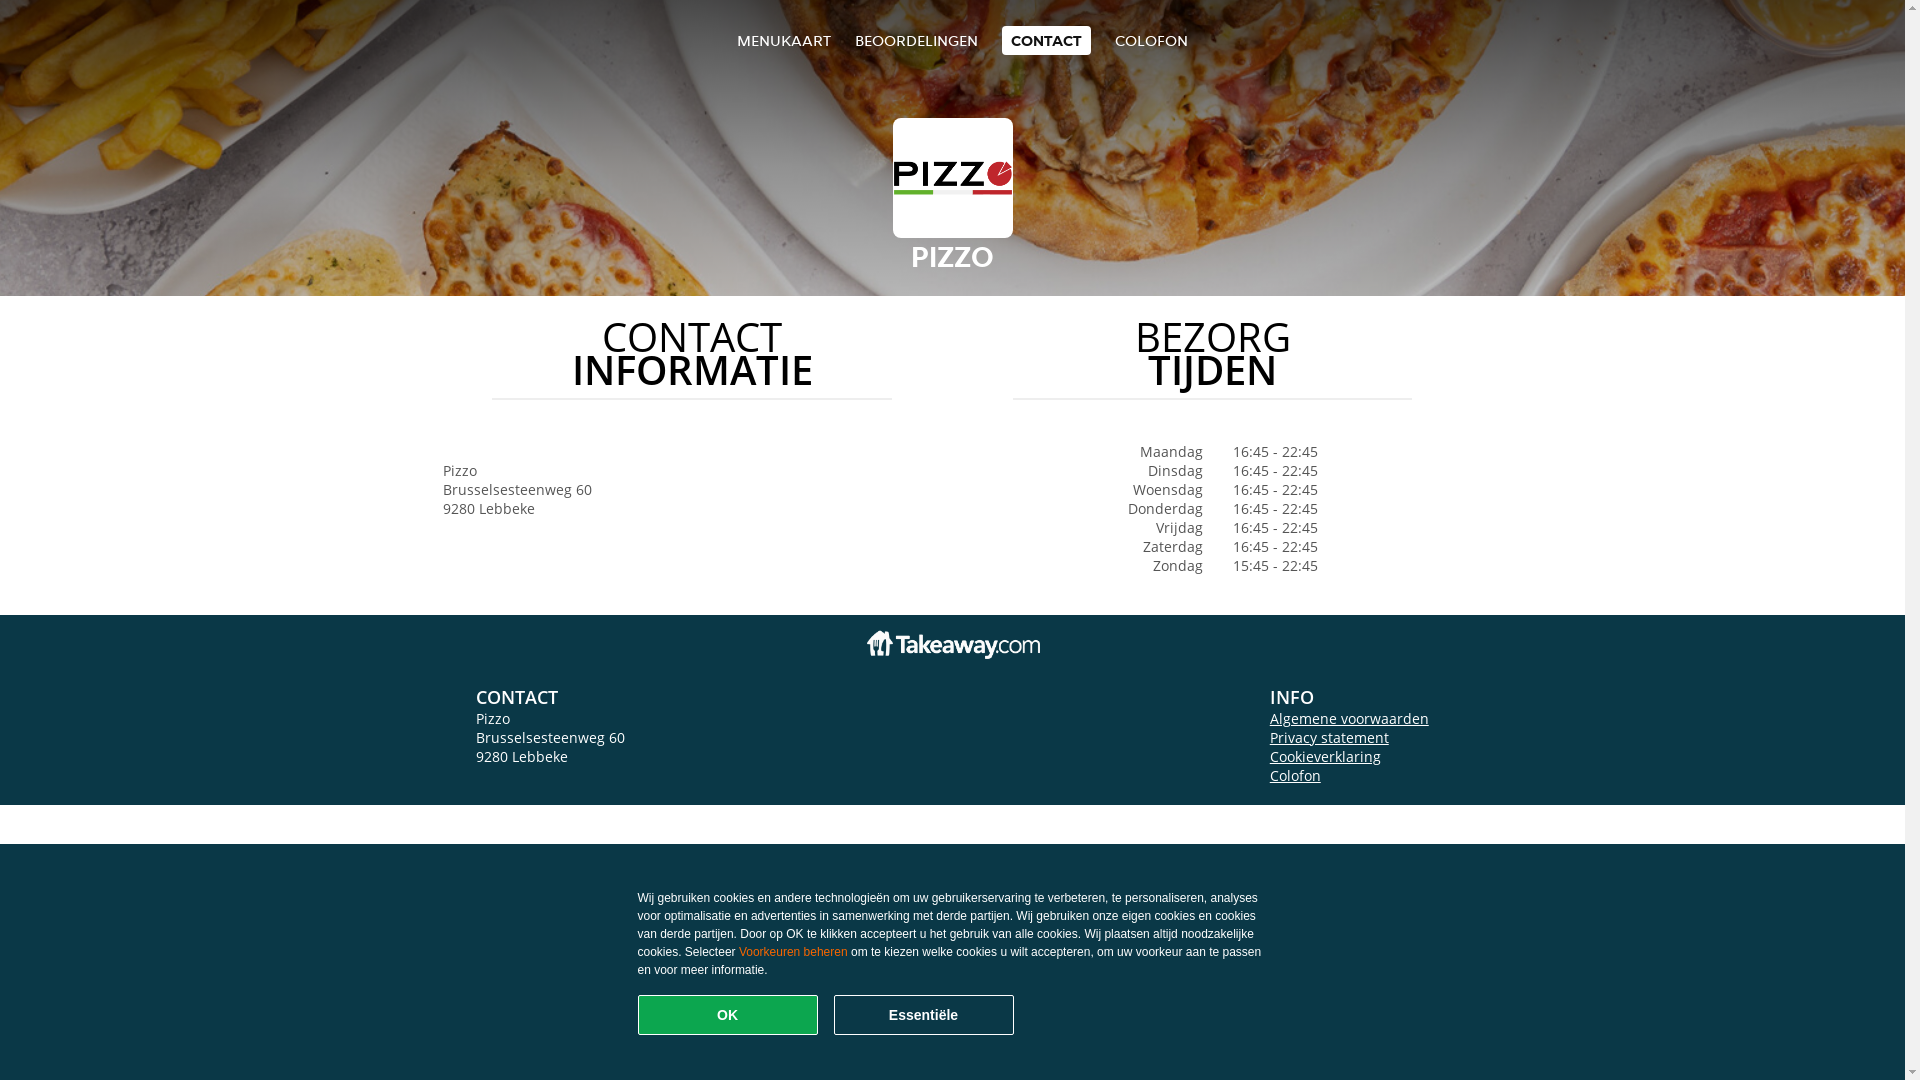  What do you see at coordinates (1295, 774) in the screenshot?
I see `'Colofon'` at bounding box center [1295, 774].